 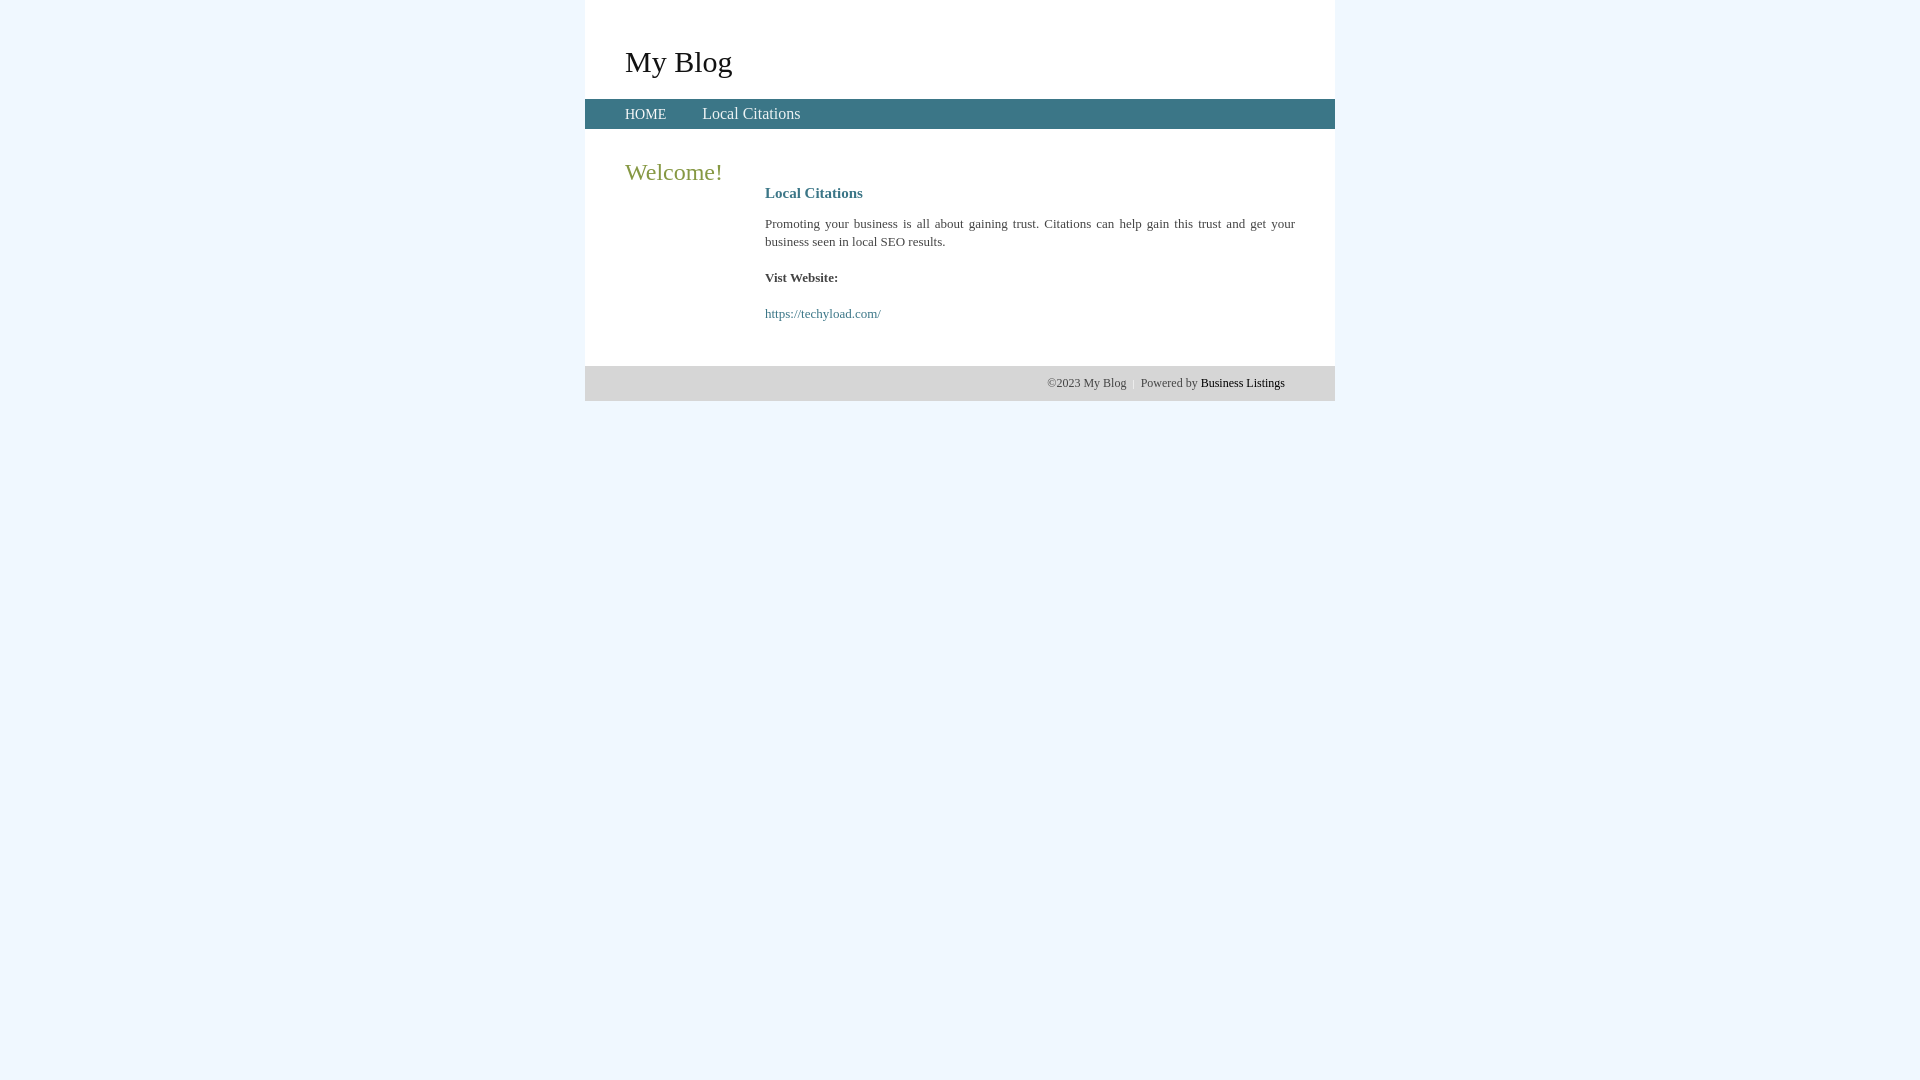 What do you see at coordinates (678, 60) in the screenshot?
I see `'My Blog'` at bounding box center [678, 60].